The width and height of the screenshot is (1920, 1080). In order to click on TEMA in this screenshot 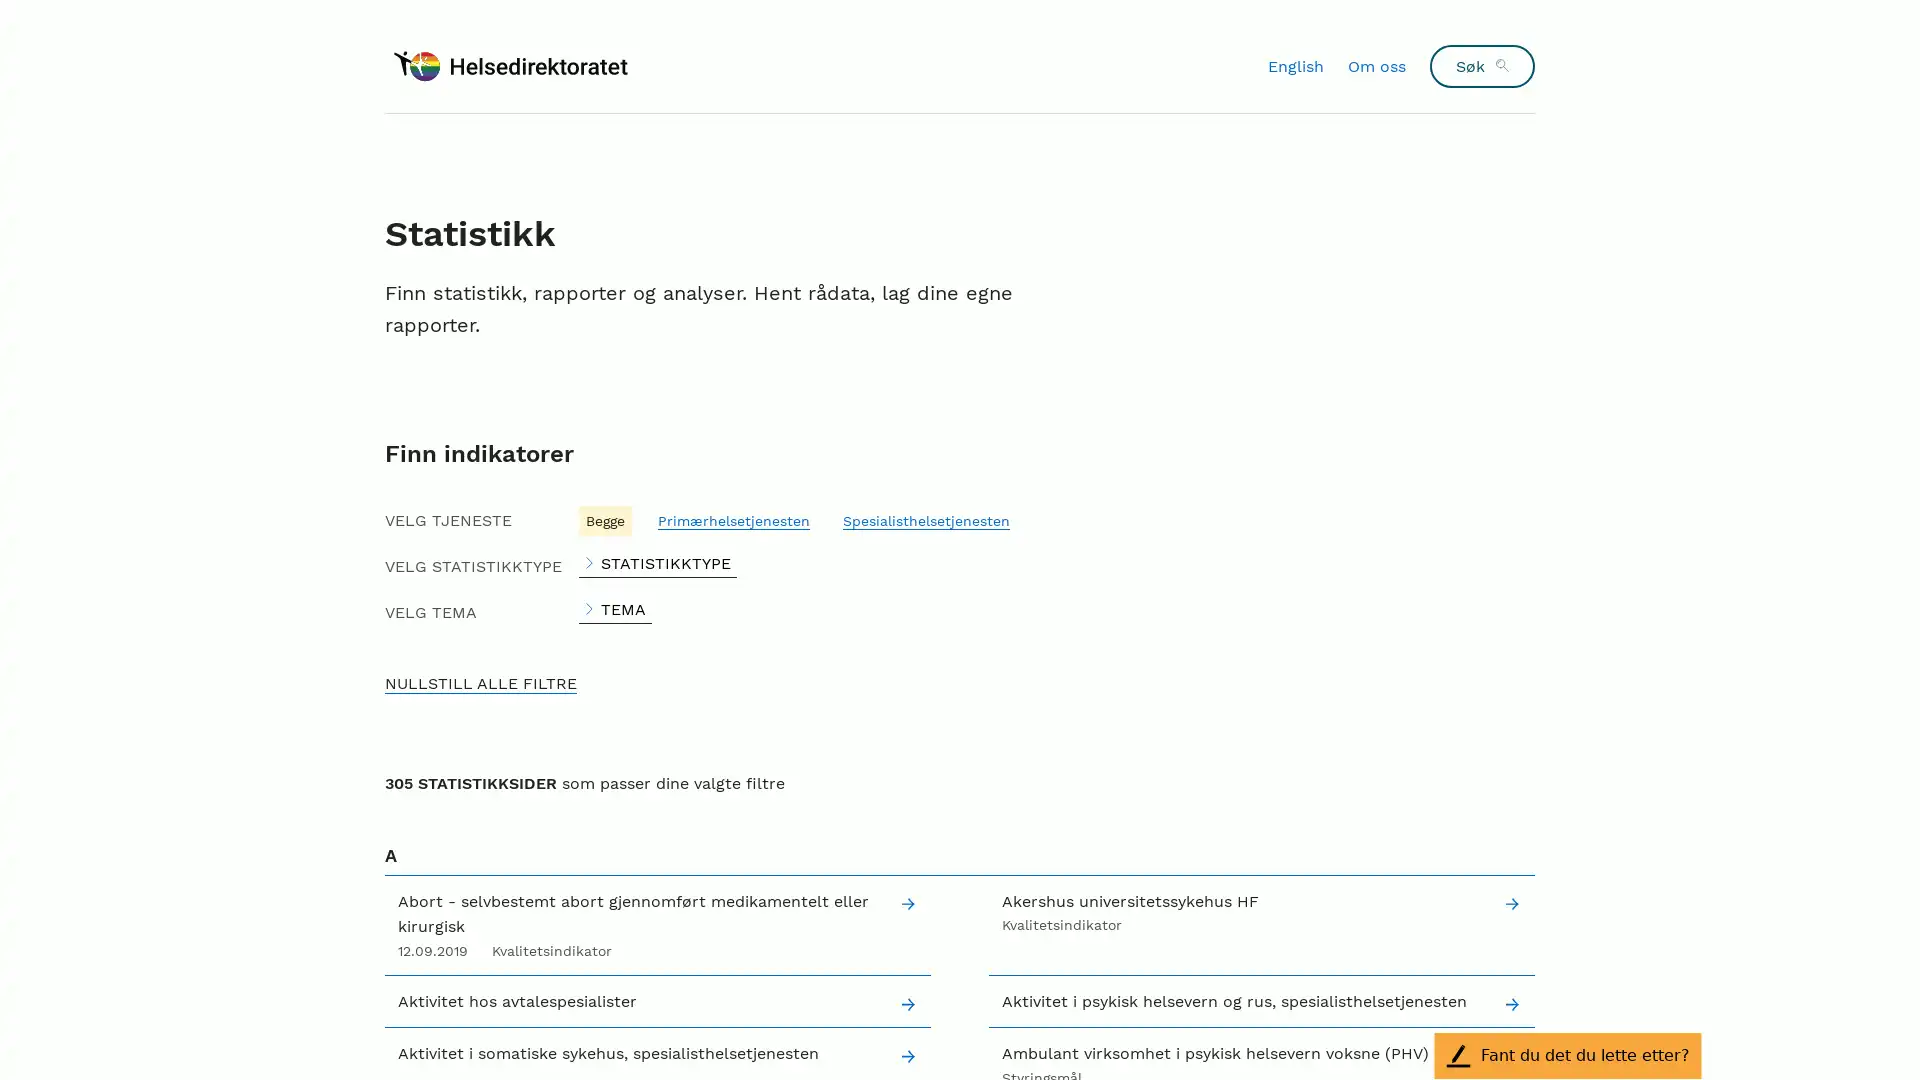, I will do `click(614, 609)`.